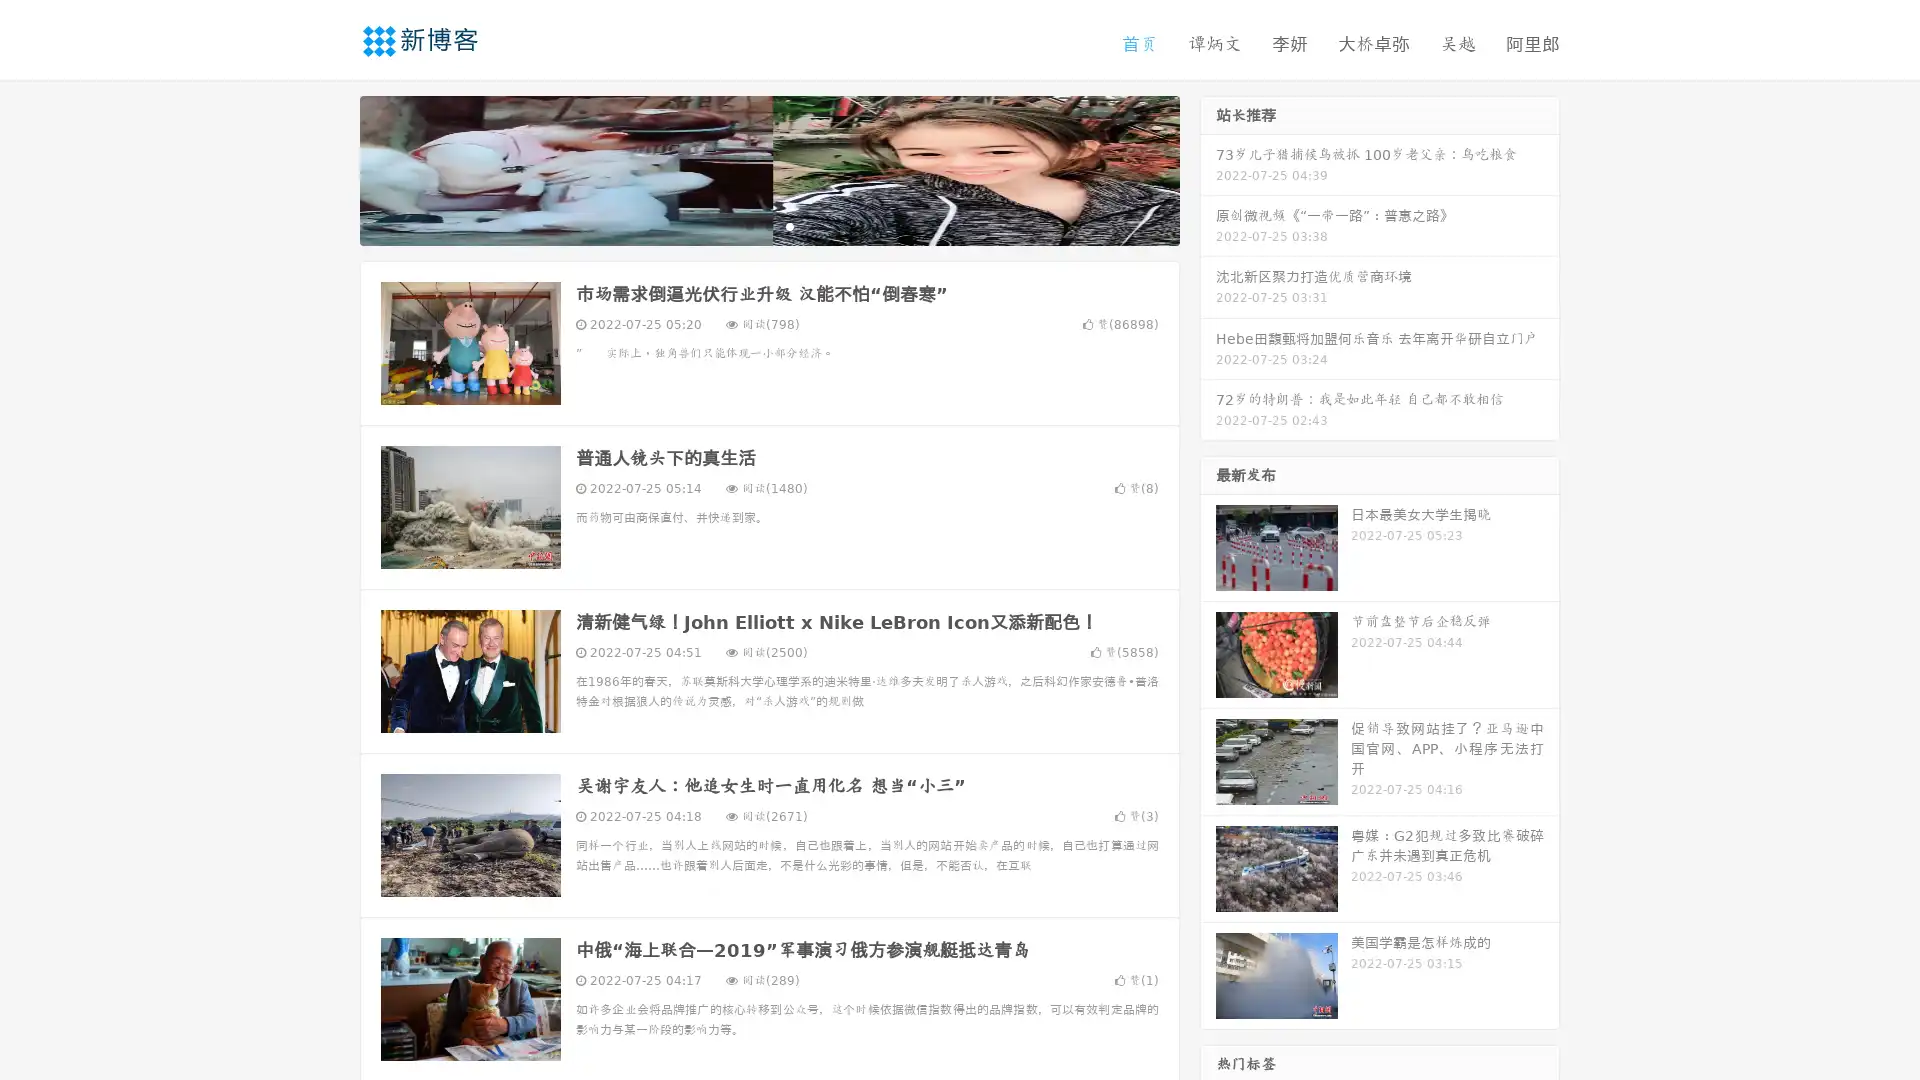 This screenshot has height=1080, width=1920. What do you see at coordinates (748, 225) in the screenshot?
I see `Go to slide 1` at bounding box center [748, 225].